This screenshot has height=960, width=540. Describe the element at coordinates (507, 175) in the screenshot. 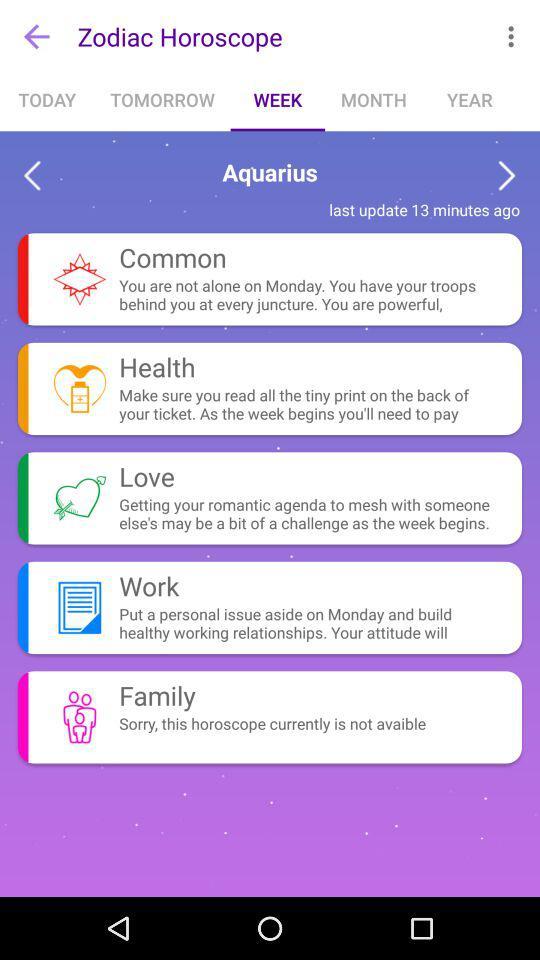

I see `next sign` at that location.